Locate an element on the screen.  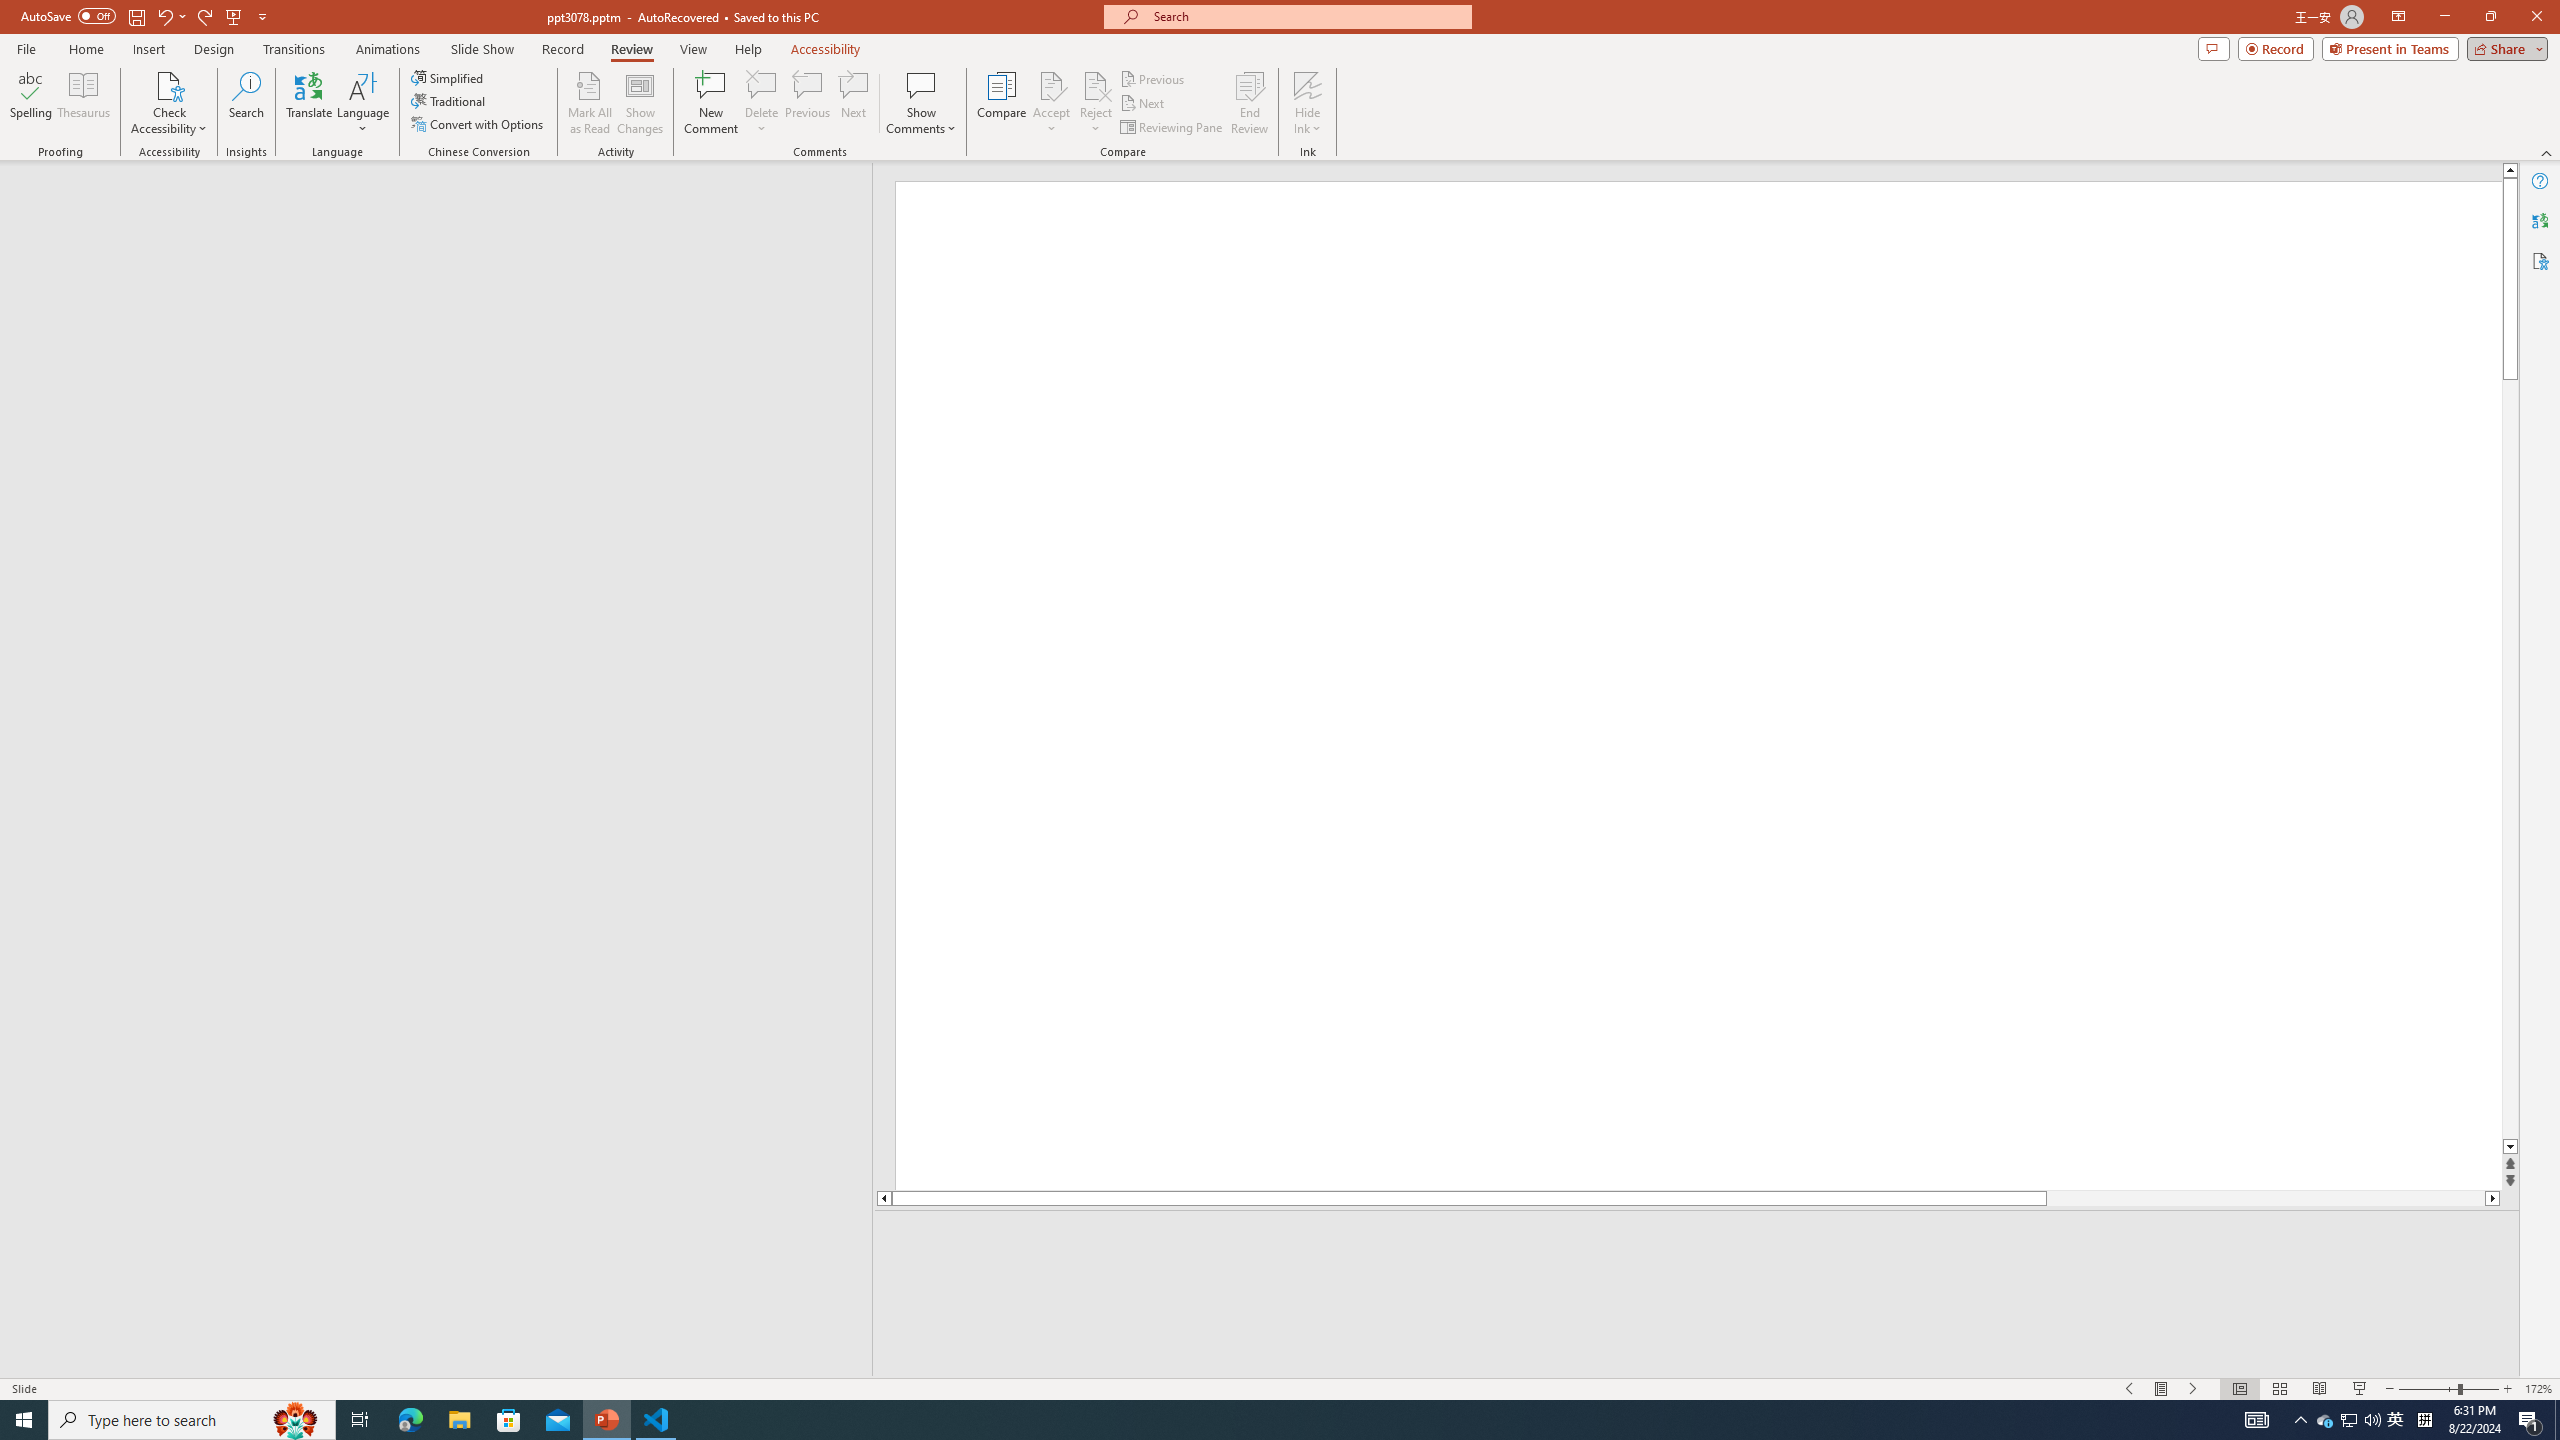
'Zoom 172%' is located at coordinates (2537, 1389).